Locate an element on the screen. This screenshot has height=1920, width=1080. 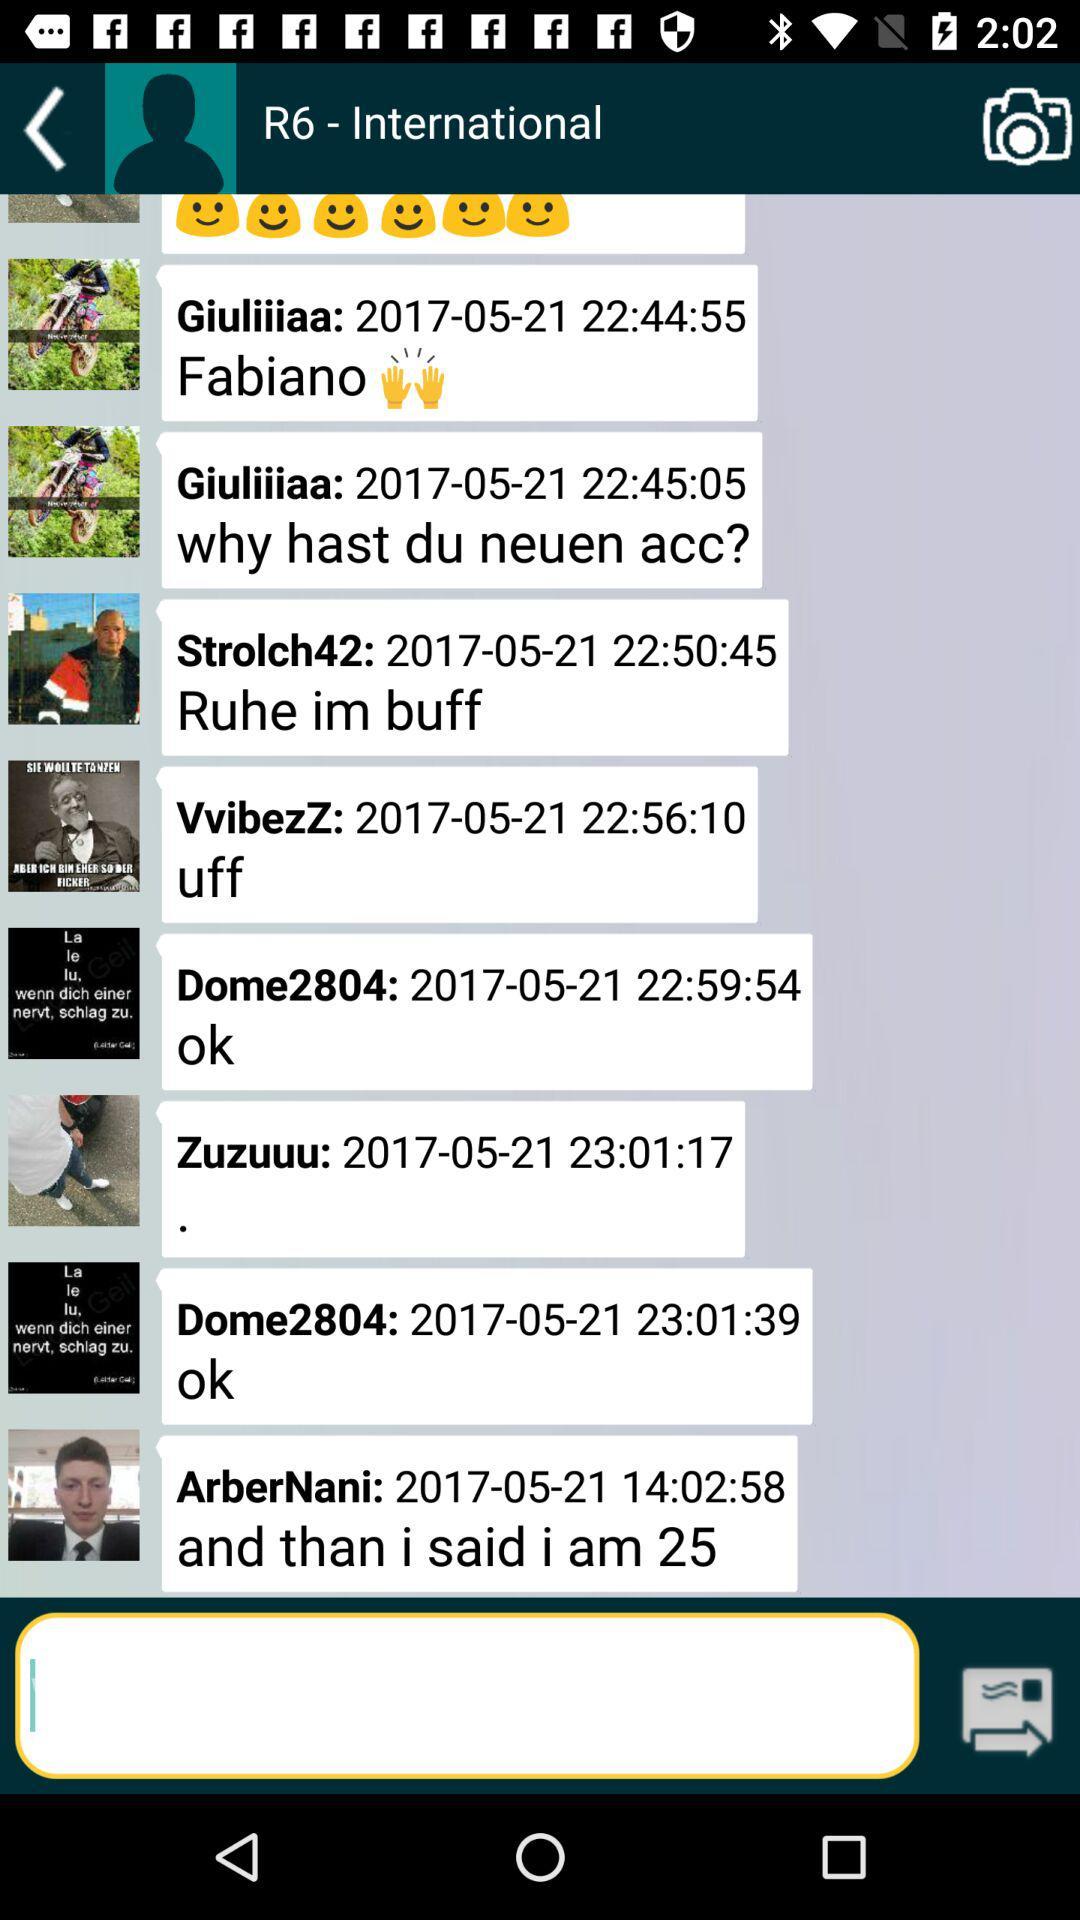
the icon below the dome2804 2017 05 is located at coordinates (477, 1513).